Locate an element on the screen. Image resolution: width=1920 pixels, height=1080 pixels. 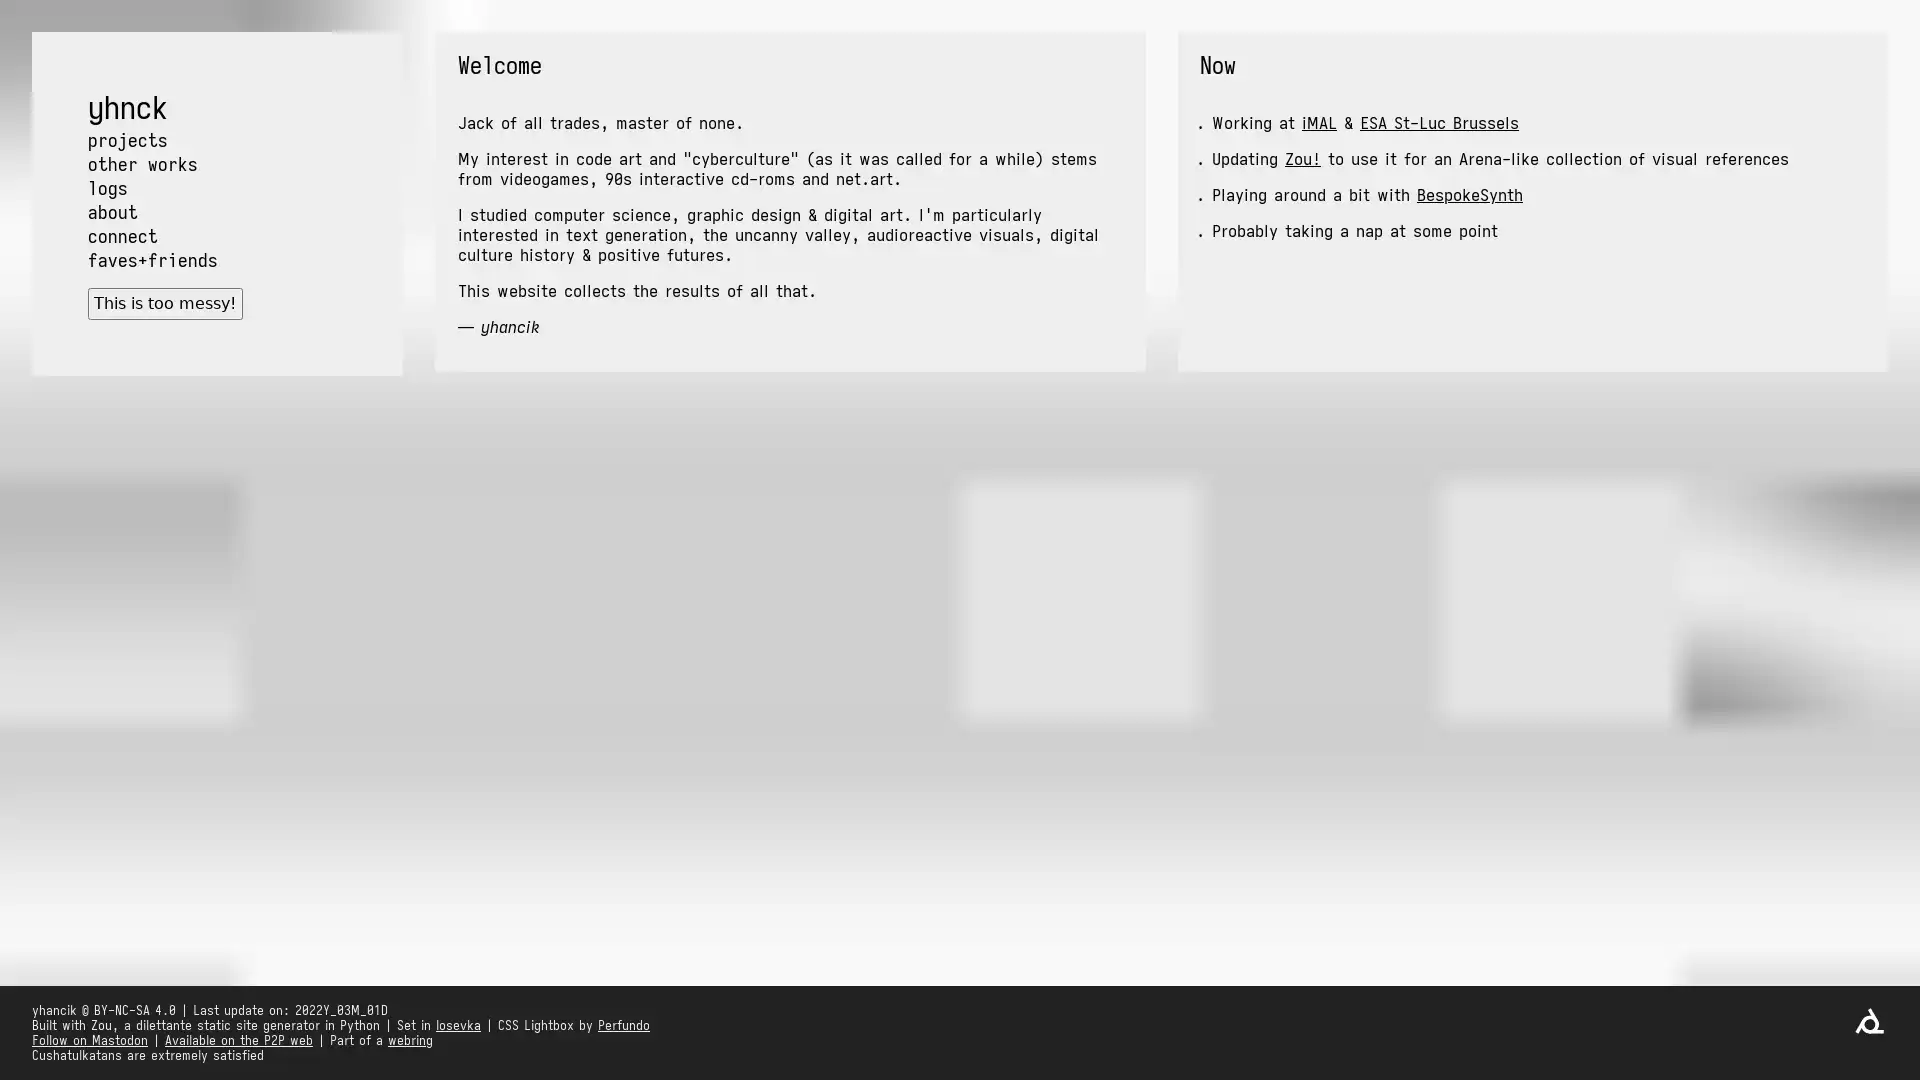
This is too messy! is located at coordinates (164, 303).